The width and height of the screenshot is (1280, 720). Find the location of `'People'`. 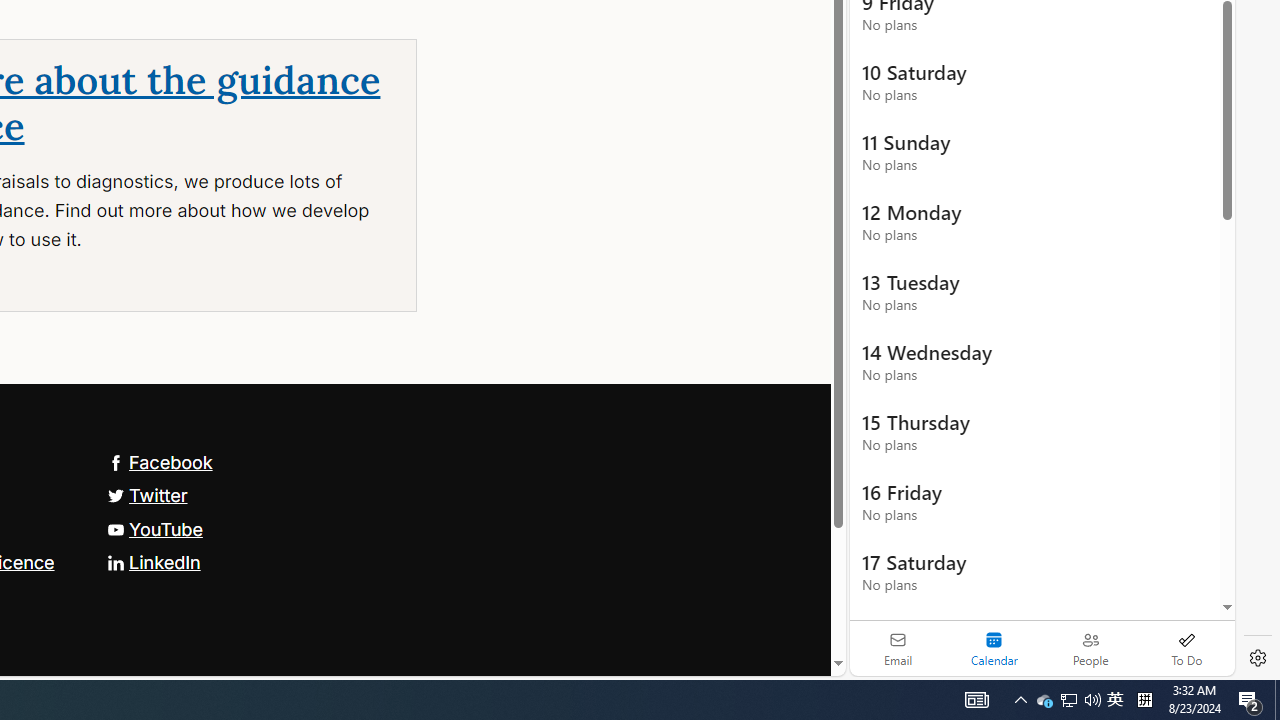

'People' is located at coordinates (1089, 648).